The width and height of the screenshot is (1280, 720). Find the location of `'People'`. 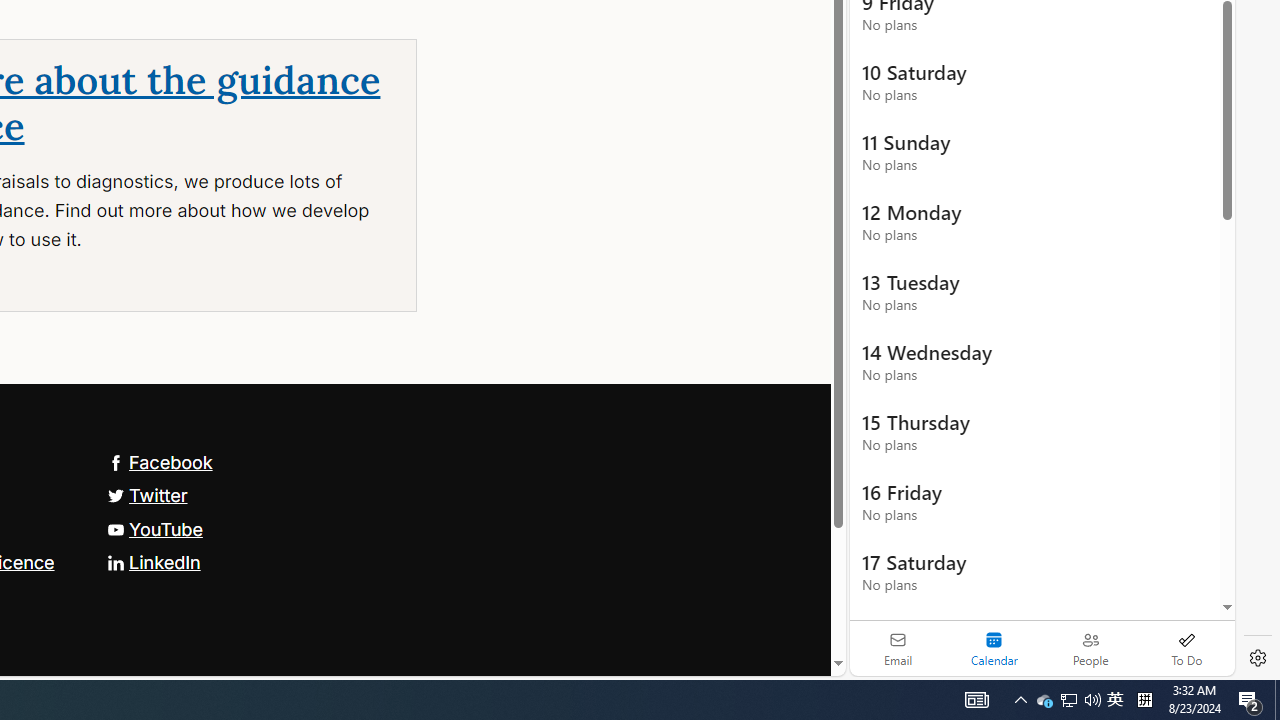

'People' is located at coordinates (1089, 648).